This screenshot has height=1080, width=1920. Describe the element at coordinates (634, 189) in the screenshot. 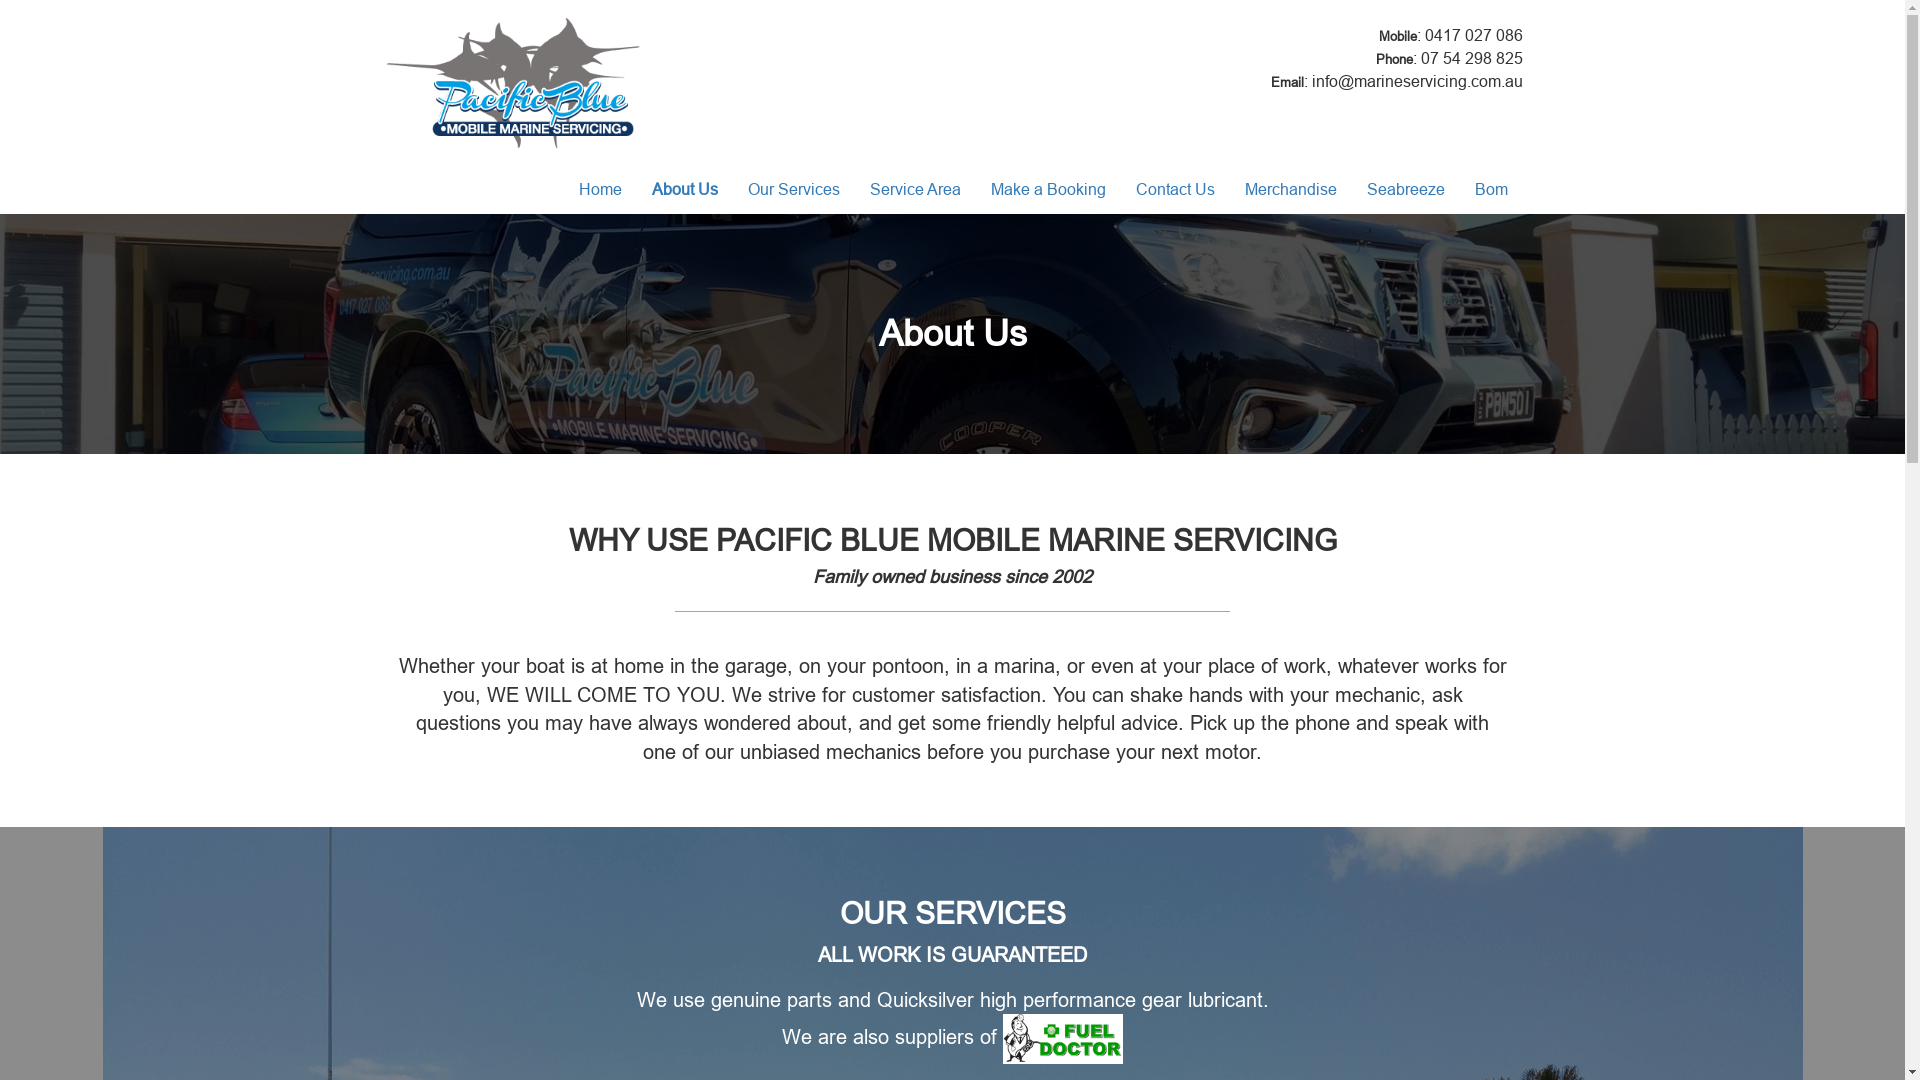

I see `'About Us'` at that location.